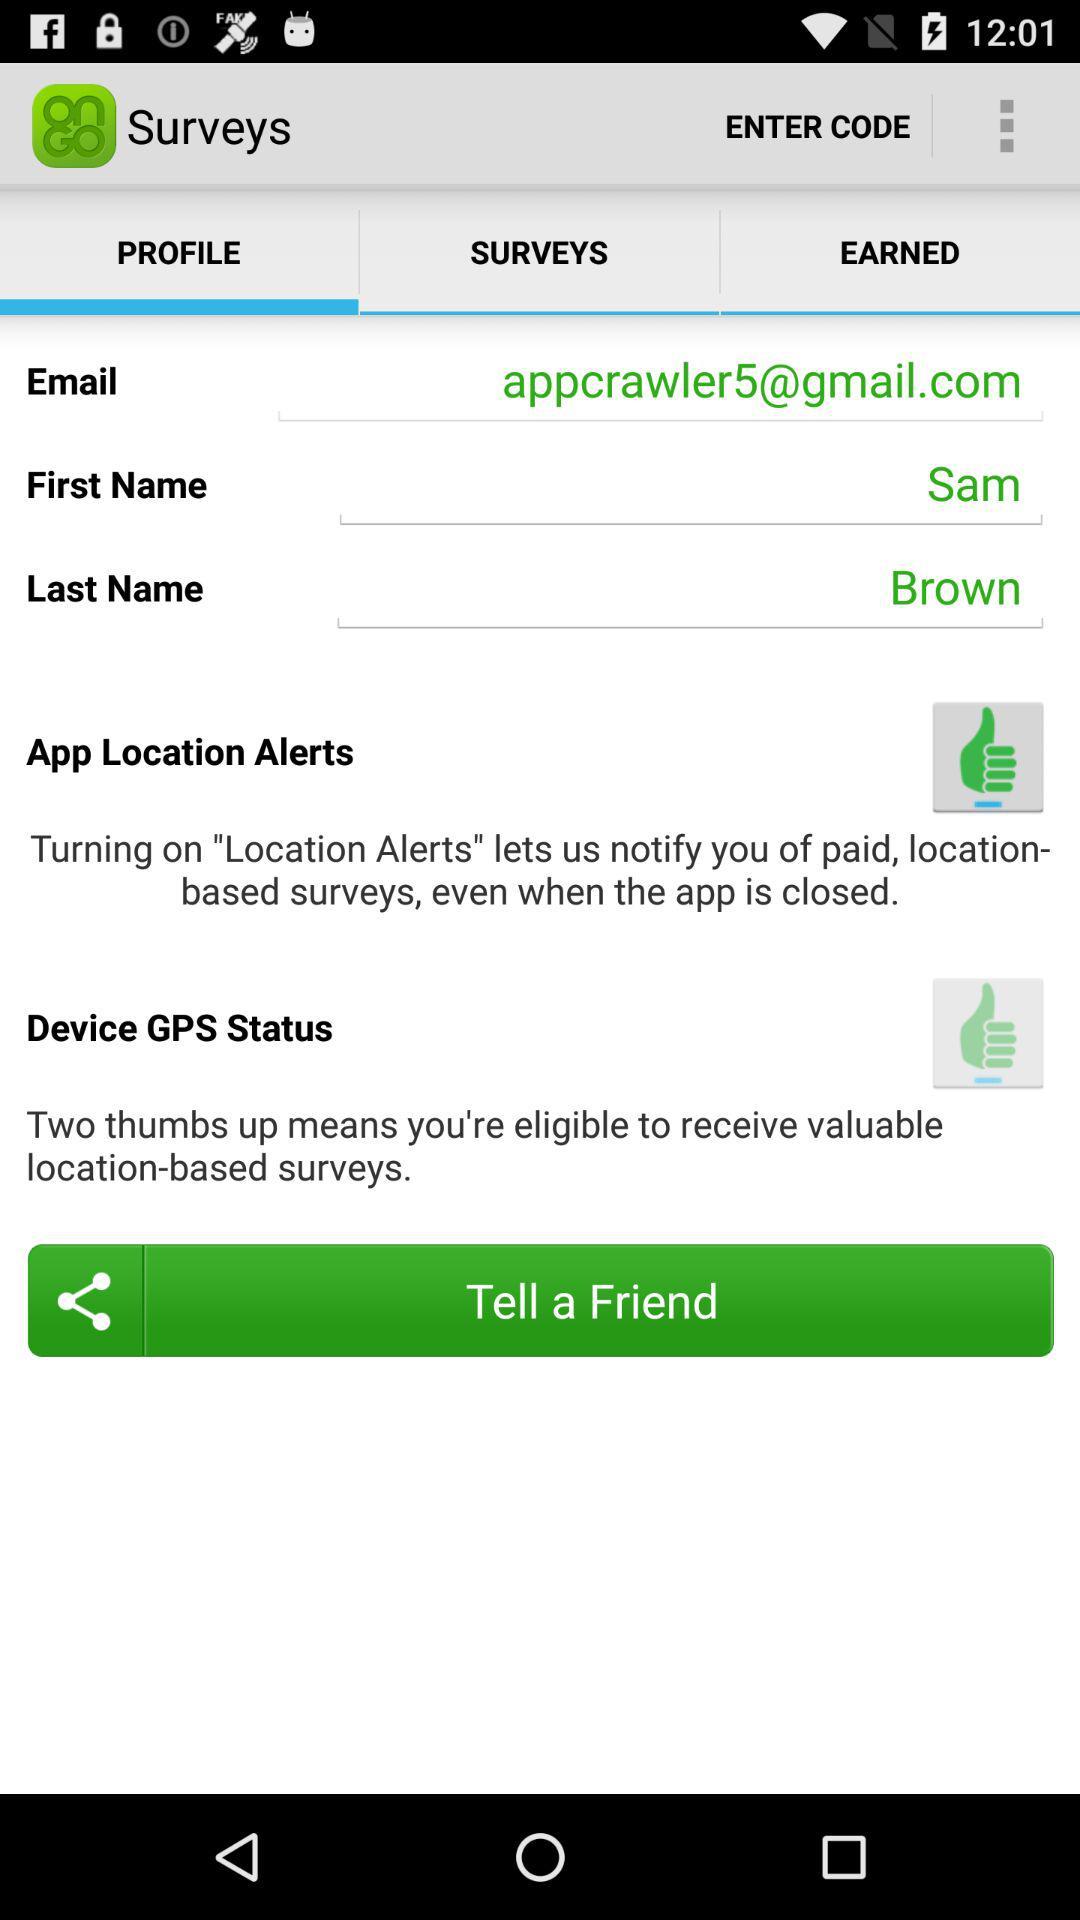 This screenshot has width=1080, height=1920. I want to click on icon next to app location alerts, so click(987, 756).